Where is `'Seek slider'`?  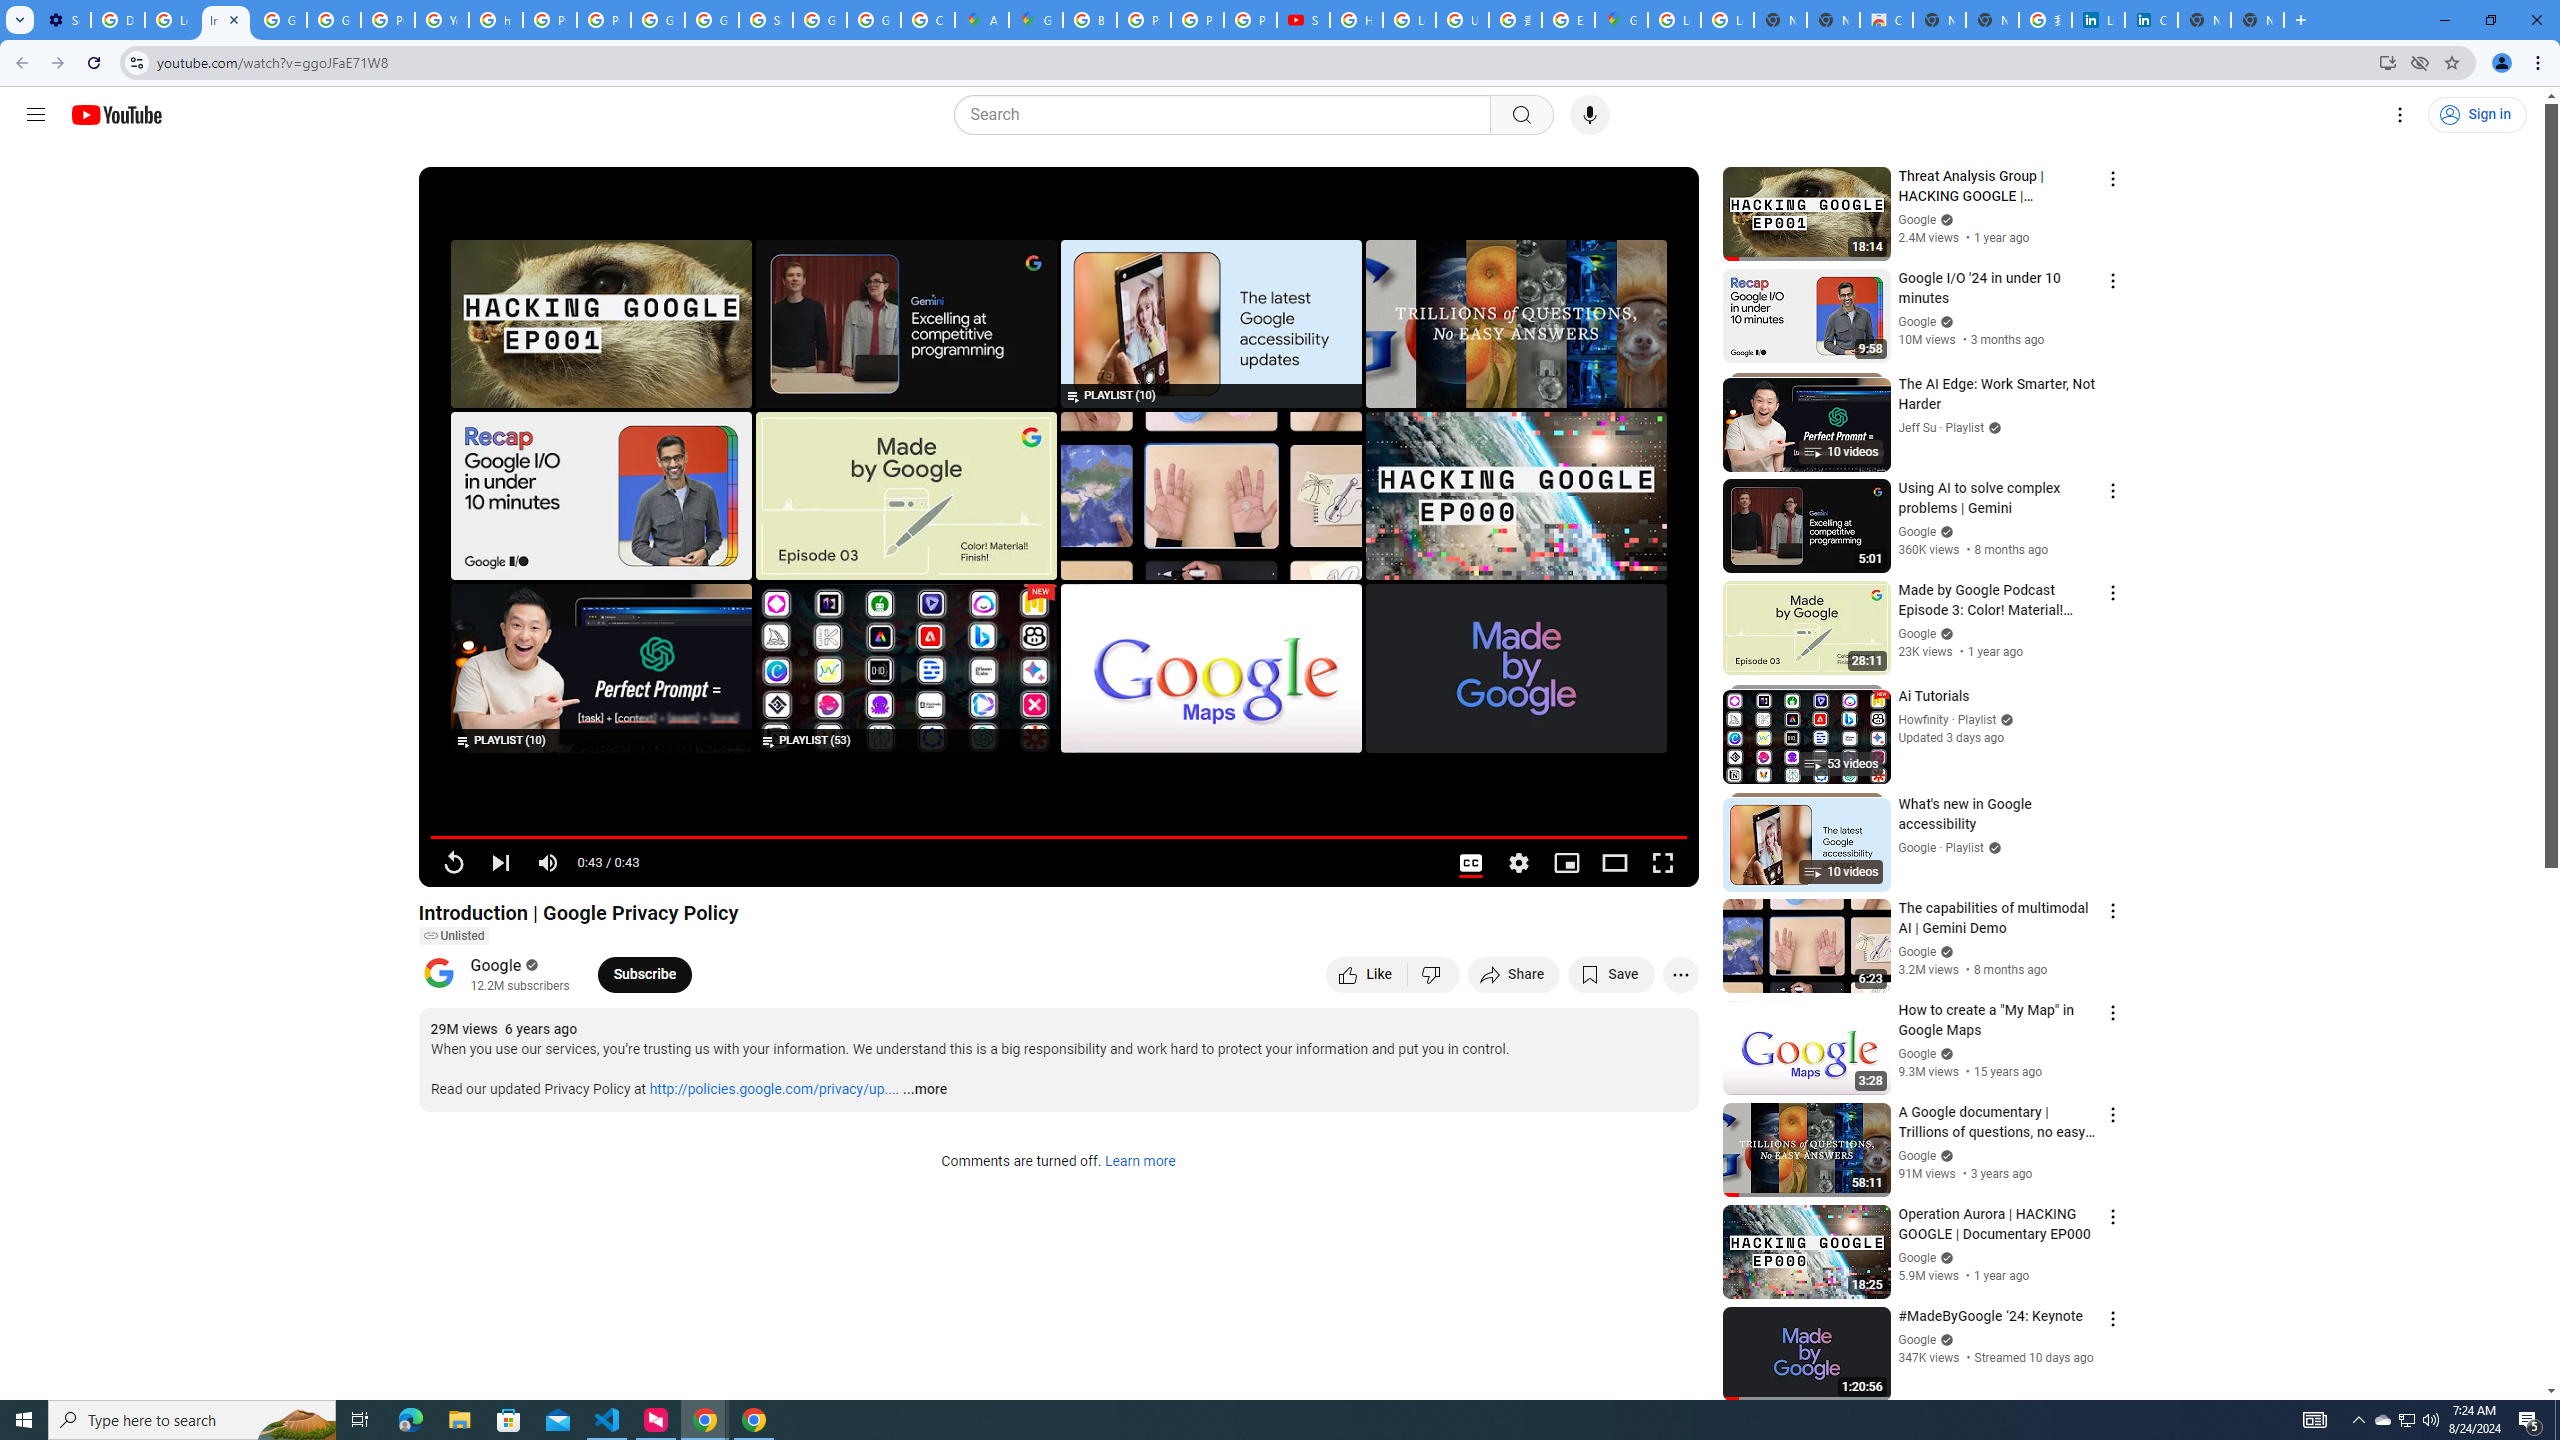
'Seek slider' is located at coordinates (1057, 836).